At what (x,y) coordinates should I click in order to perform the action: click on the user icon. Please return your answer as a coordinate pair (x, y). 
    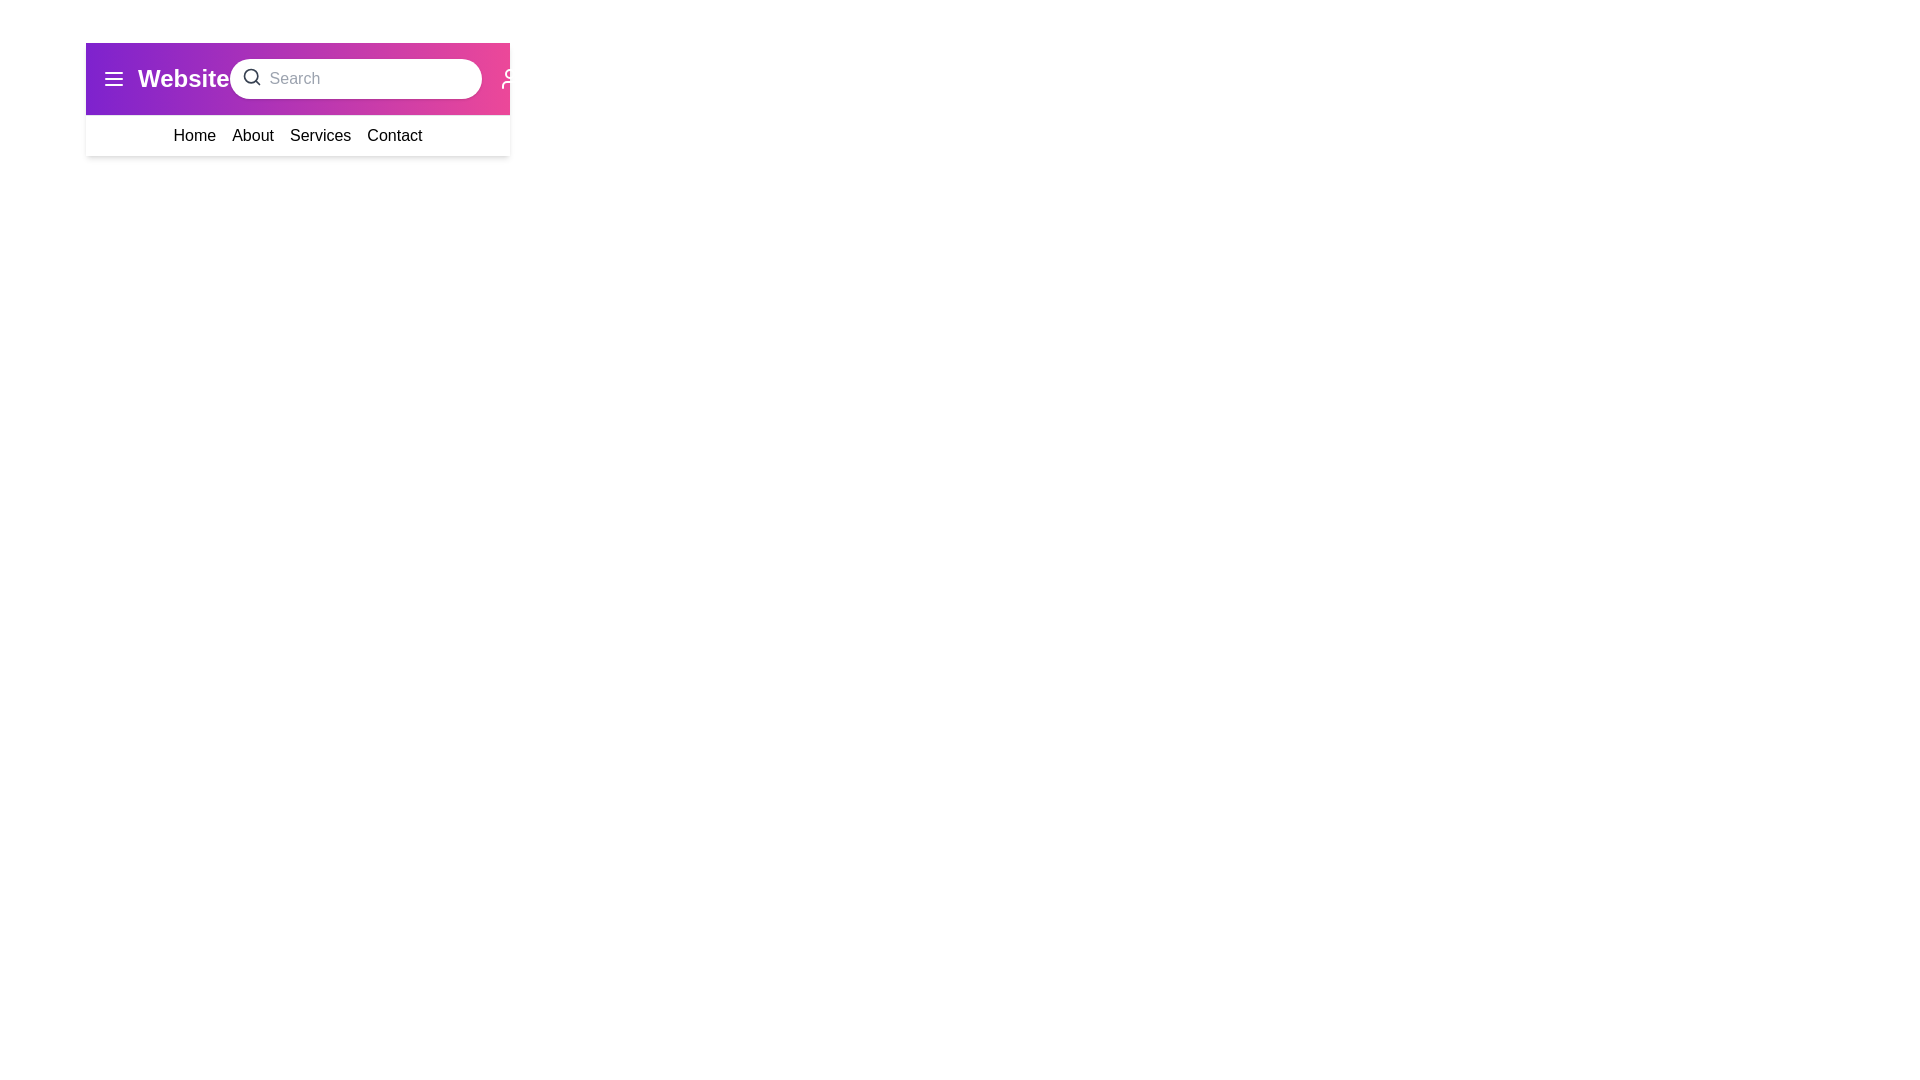
    Looking at the image, I should click on (509, 77).